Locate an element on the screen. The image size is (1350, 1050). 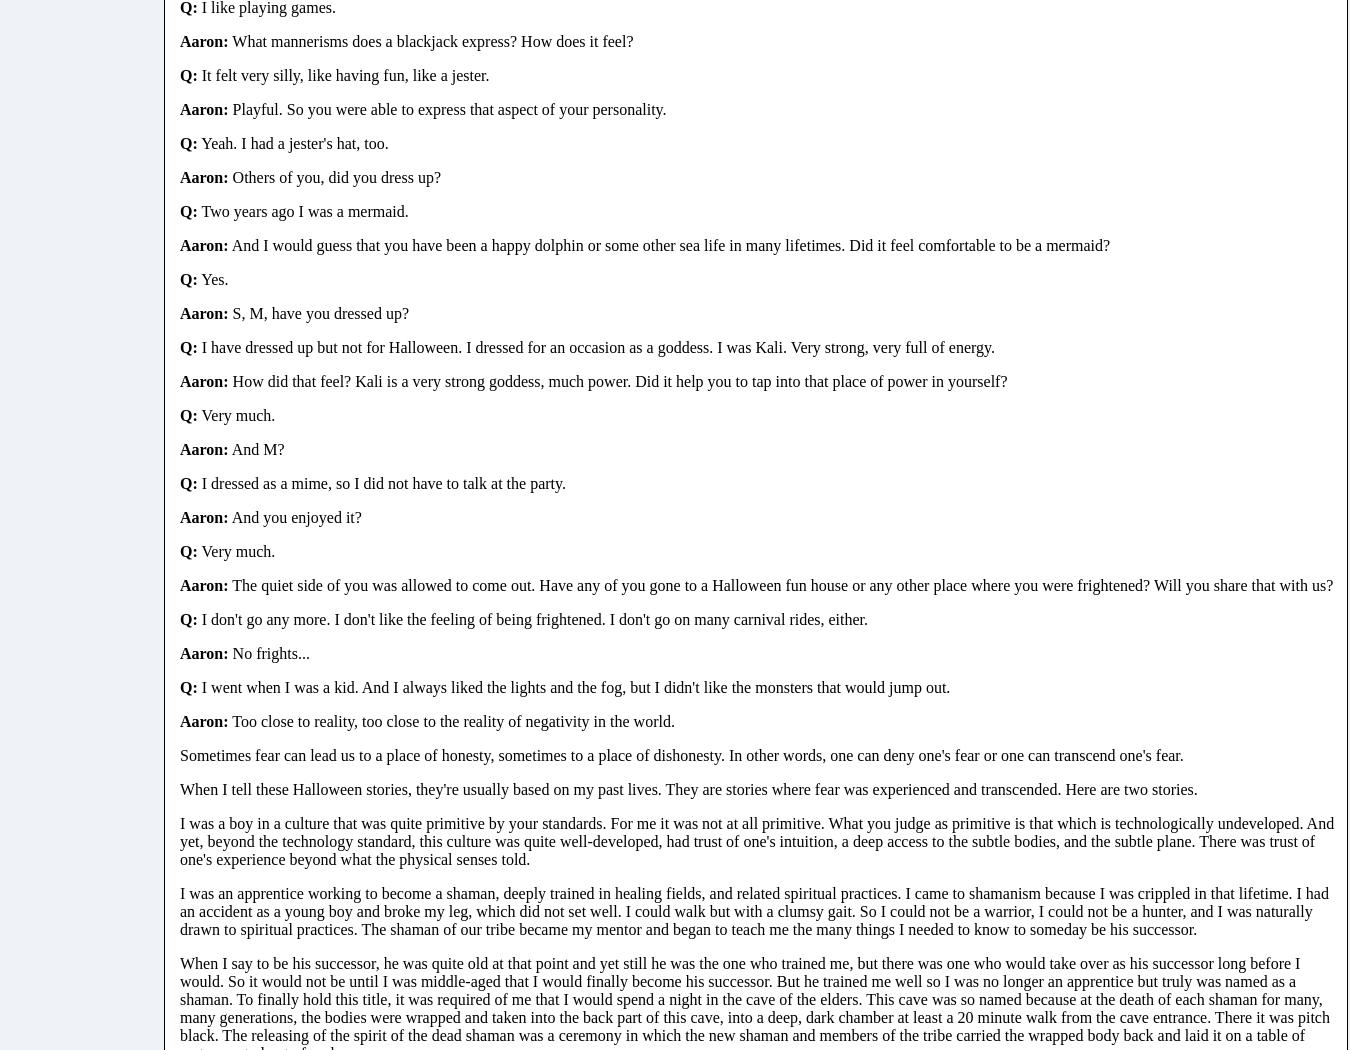
'When I tell these Halloween stories, they're usually based on my past lives. They are stories where fear was experienced and transcended. Here are two stories.' is located at coordinates (687, 788).